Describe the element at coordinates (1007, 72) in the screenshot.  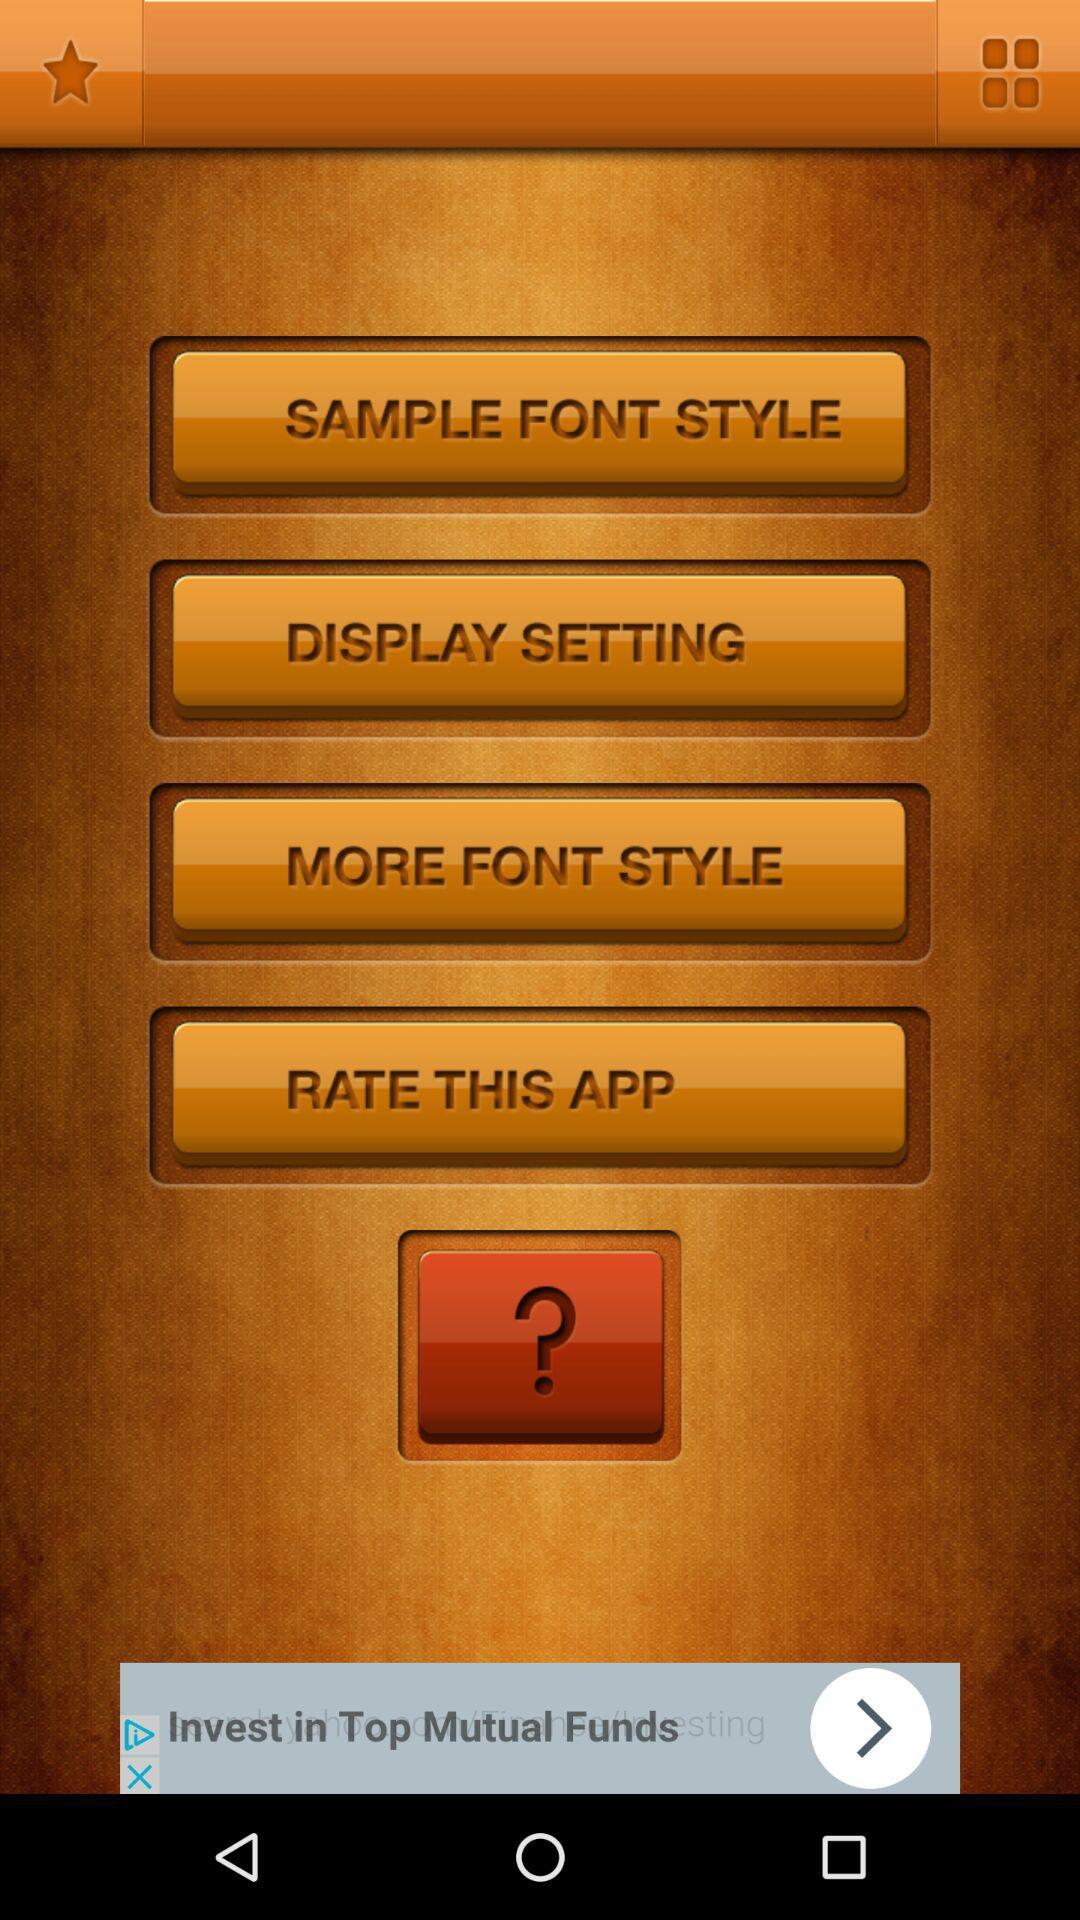
I see `menu button` at that location.